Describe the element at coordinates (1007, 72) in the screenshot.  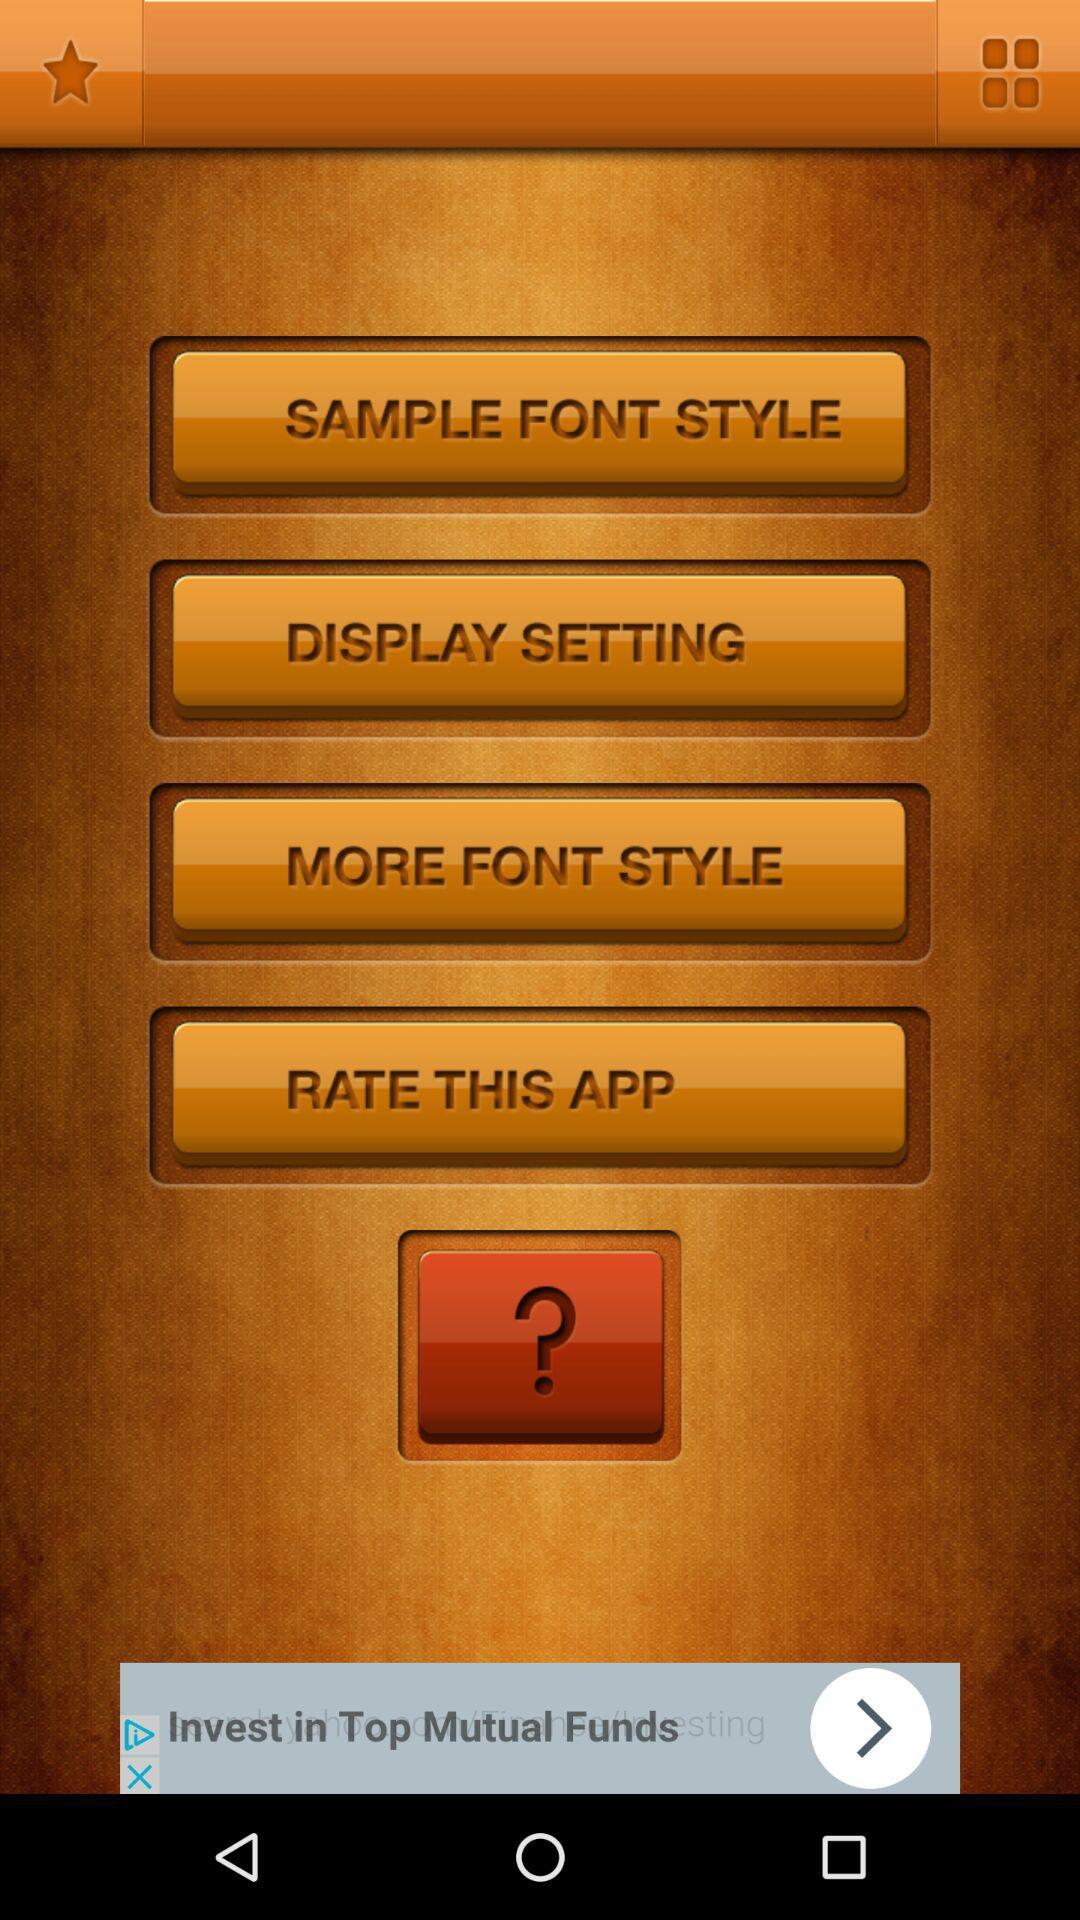
I see `menu button` at that location.